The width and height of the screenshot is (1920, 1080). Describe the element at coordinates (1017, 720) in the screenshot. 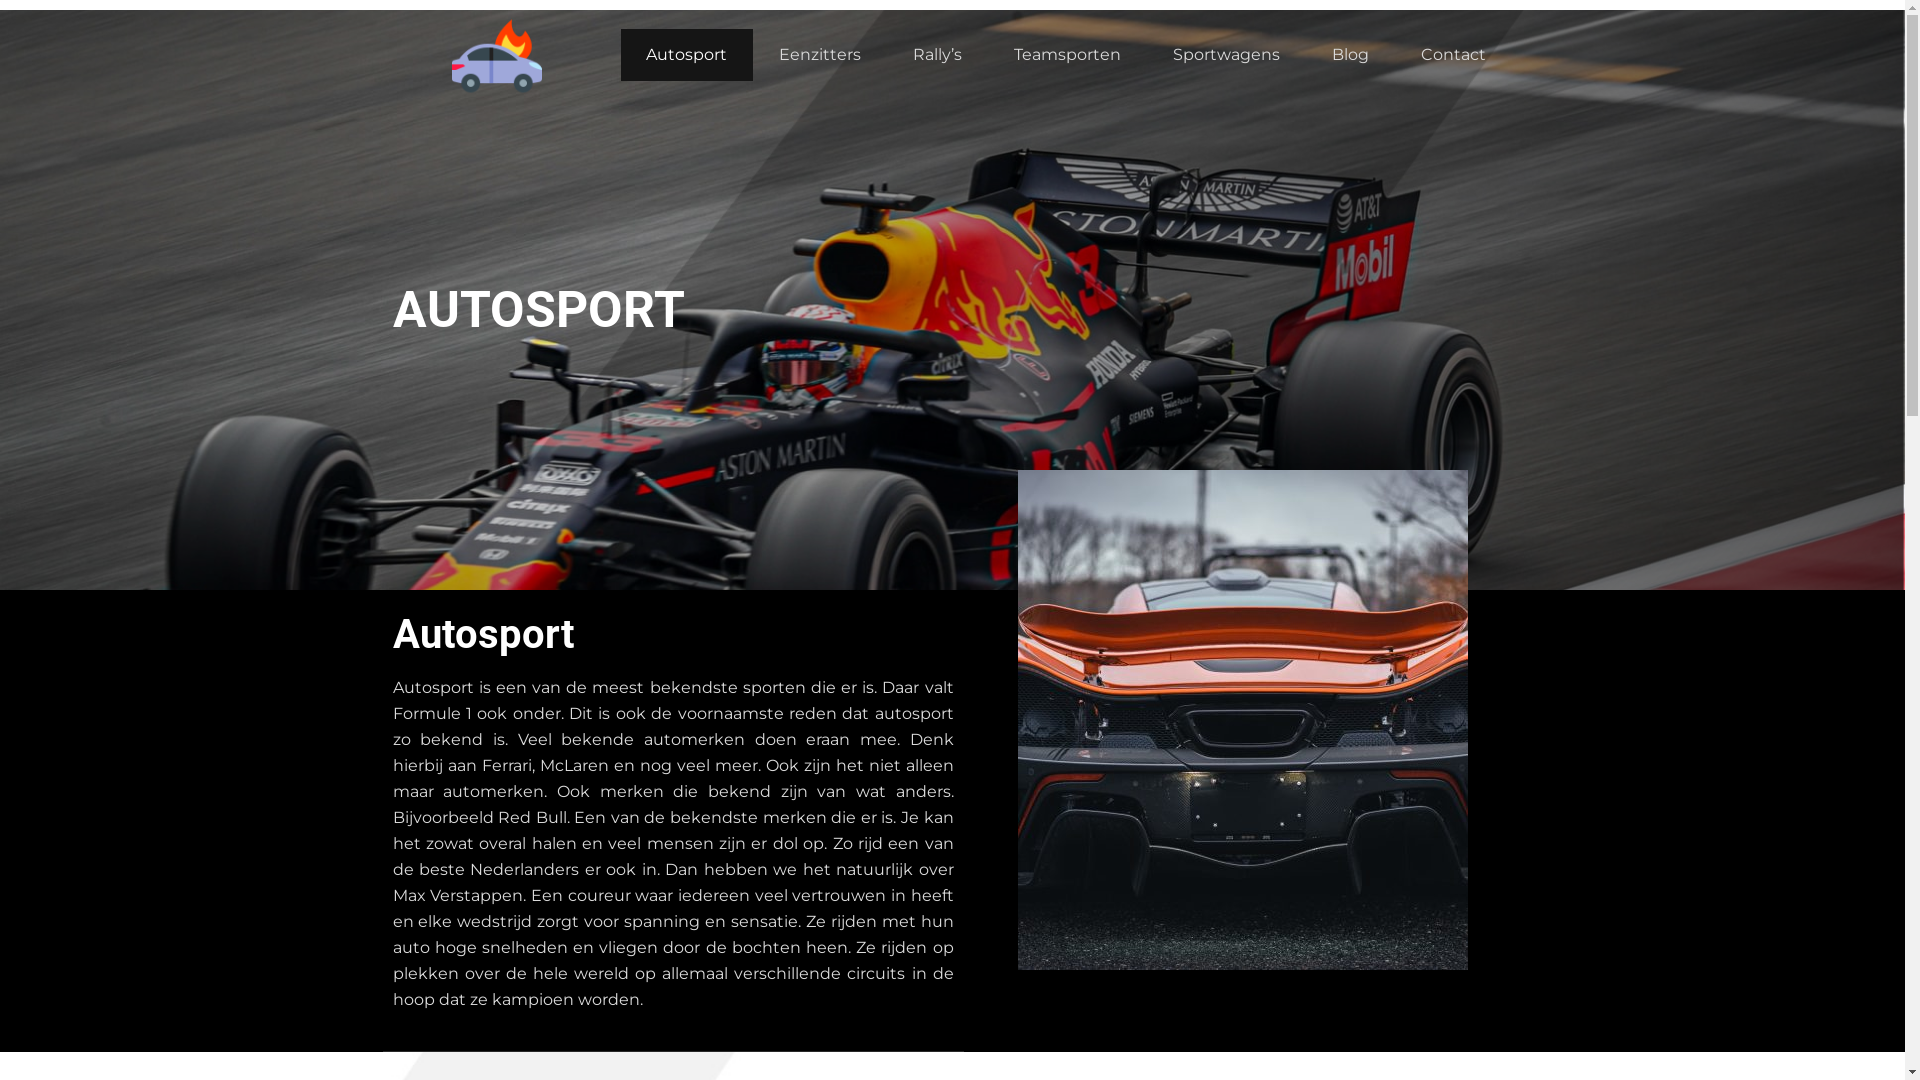

I see `'brandon-atchison-ndrjunfmqwY-unsplash'` at that location.